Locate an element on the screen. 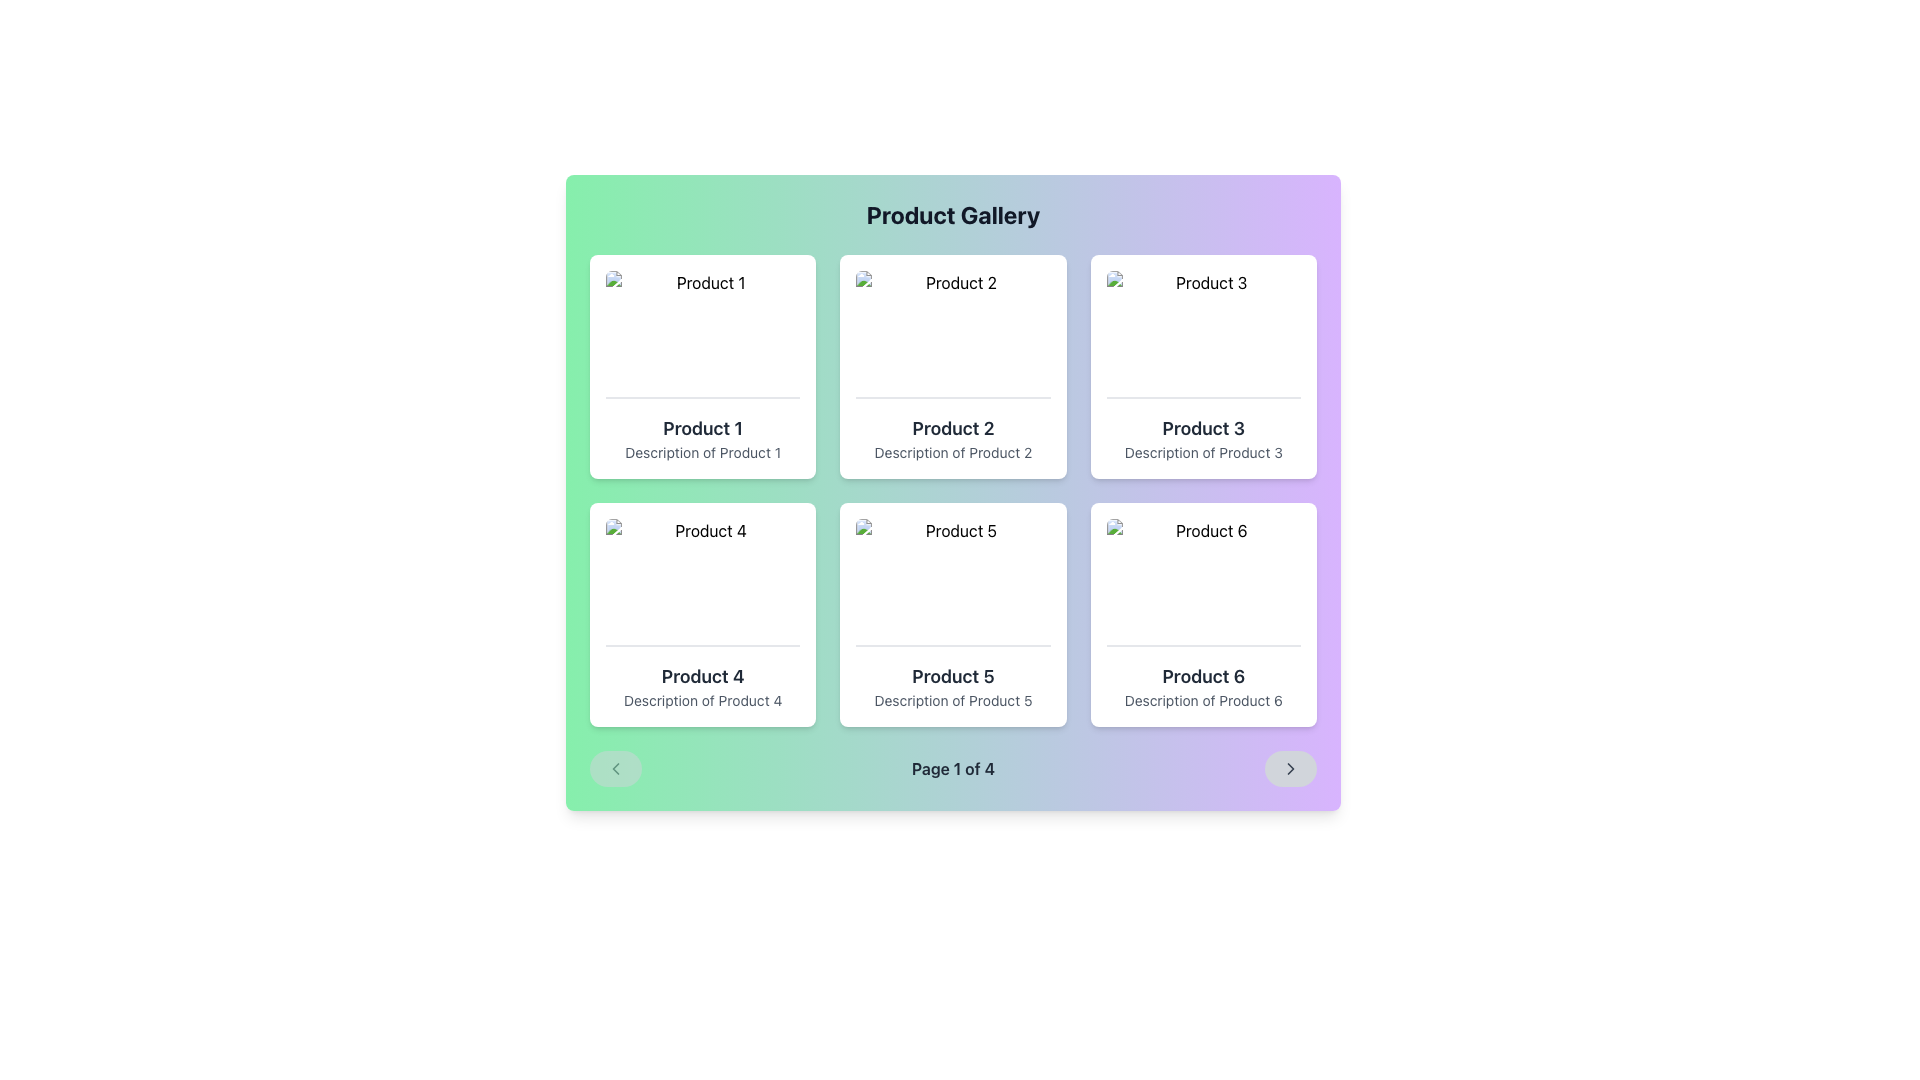 The width and height of the screenshot is (1920, 1080). the Card component displaying 'Product 4' with a white background, located in the leftmost column of the second row in a 3x2 grid layout is located at coordinates (703, 613).